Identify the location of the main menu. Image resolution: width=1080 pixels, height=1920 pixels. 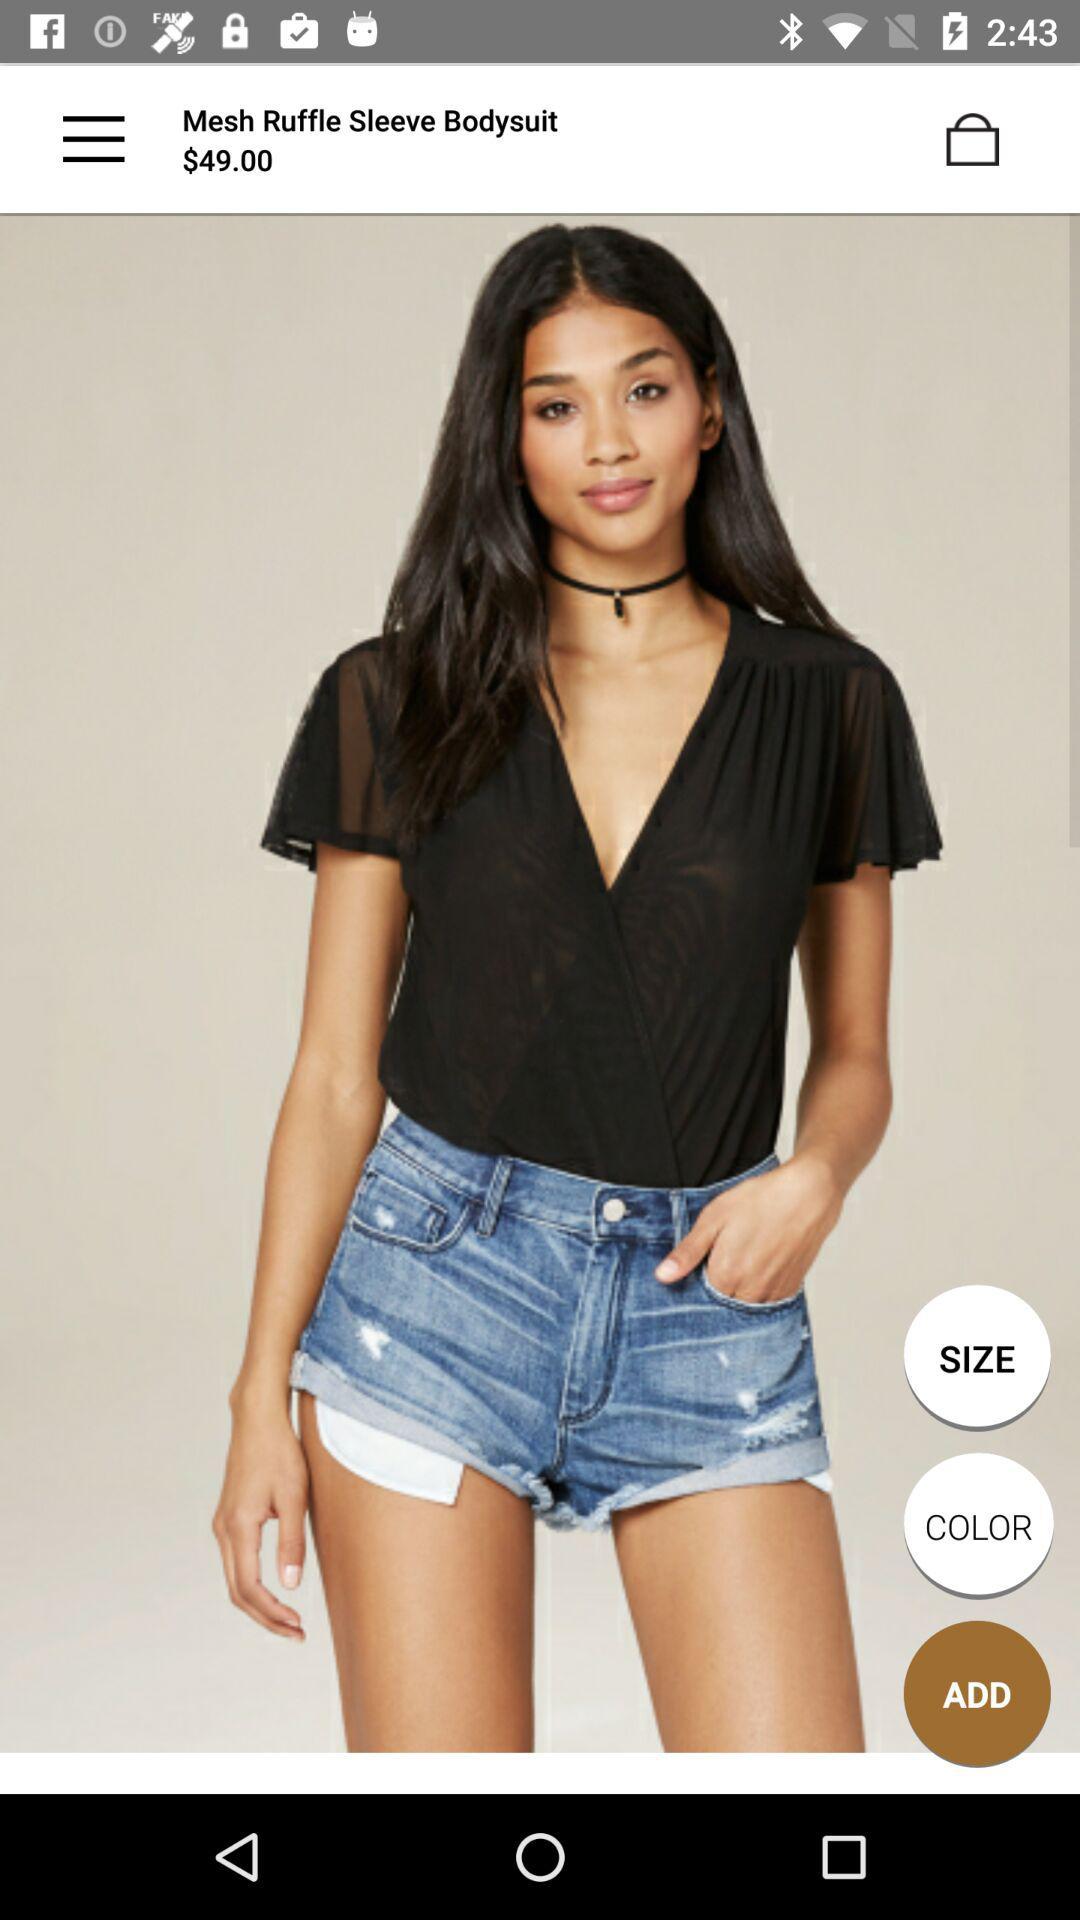
(93, 138).